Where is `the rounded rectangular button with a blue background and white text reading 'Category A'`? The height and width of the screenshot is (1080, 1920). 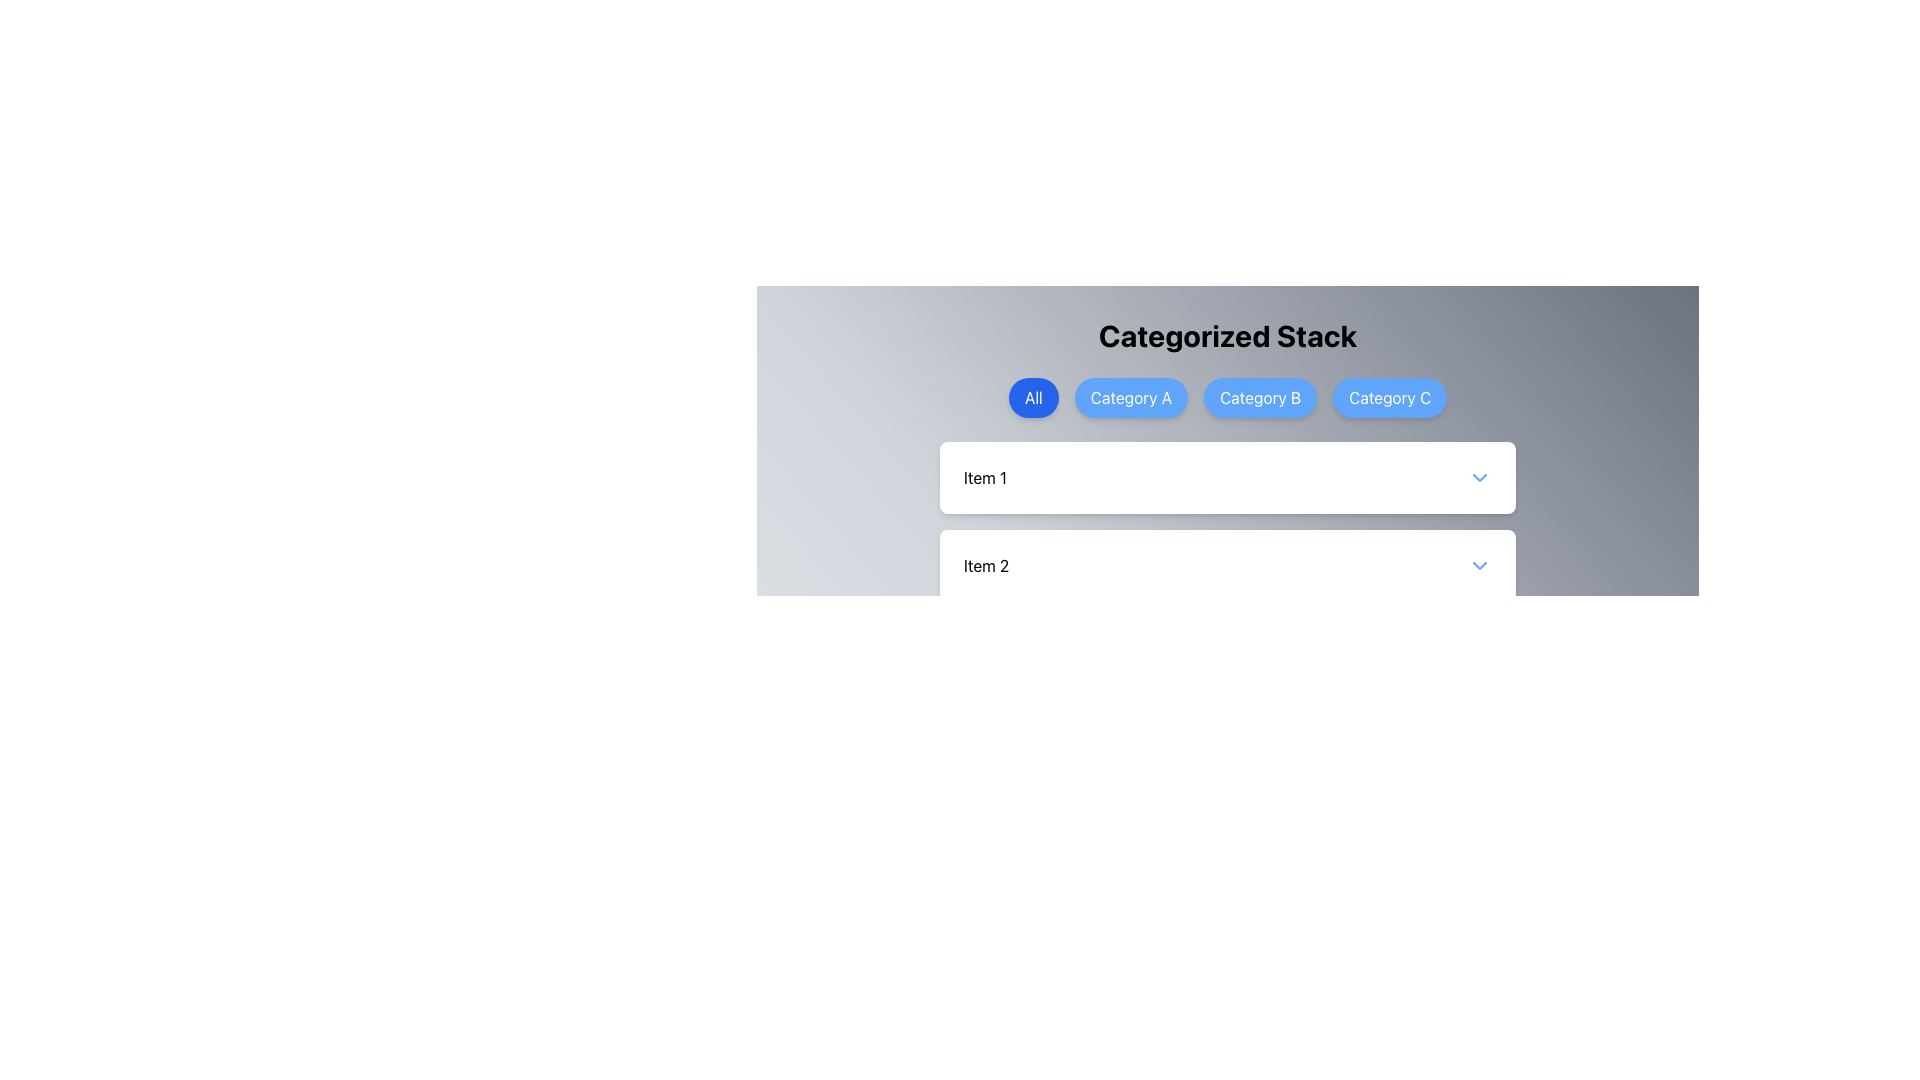 the rounded rectangular button with a blue background and white text reading 'Category A' is located at coordinates (1131, 397).